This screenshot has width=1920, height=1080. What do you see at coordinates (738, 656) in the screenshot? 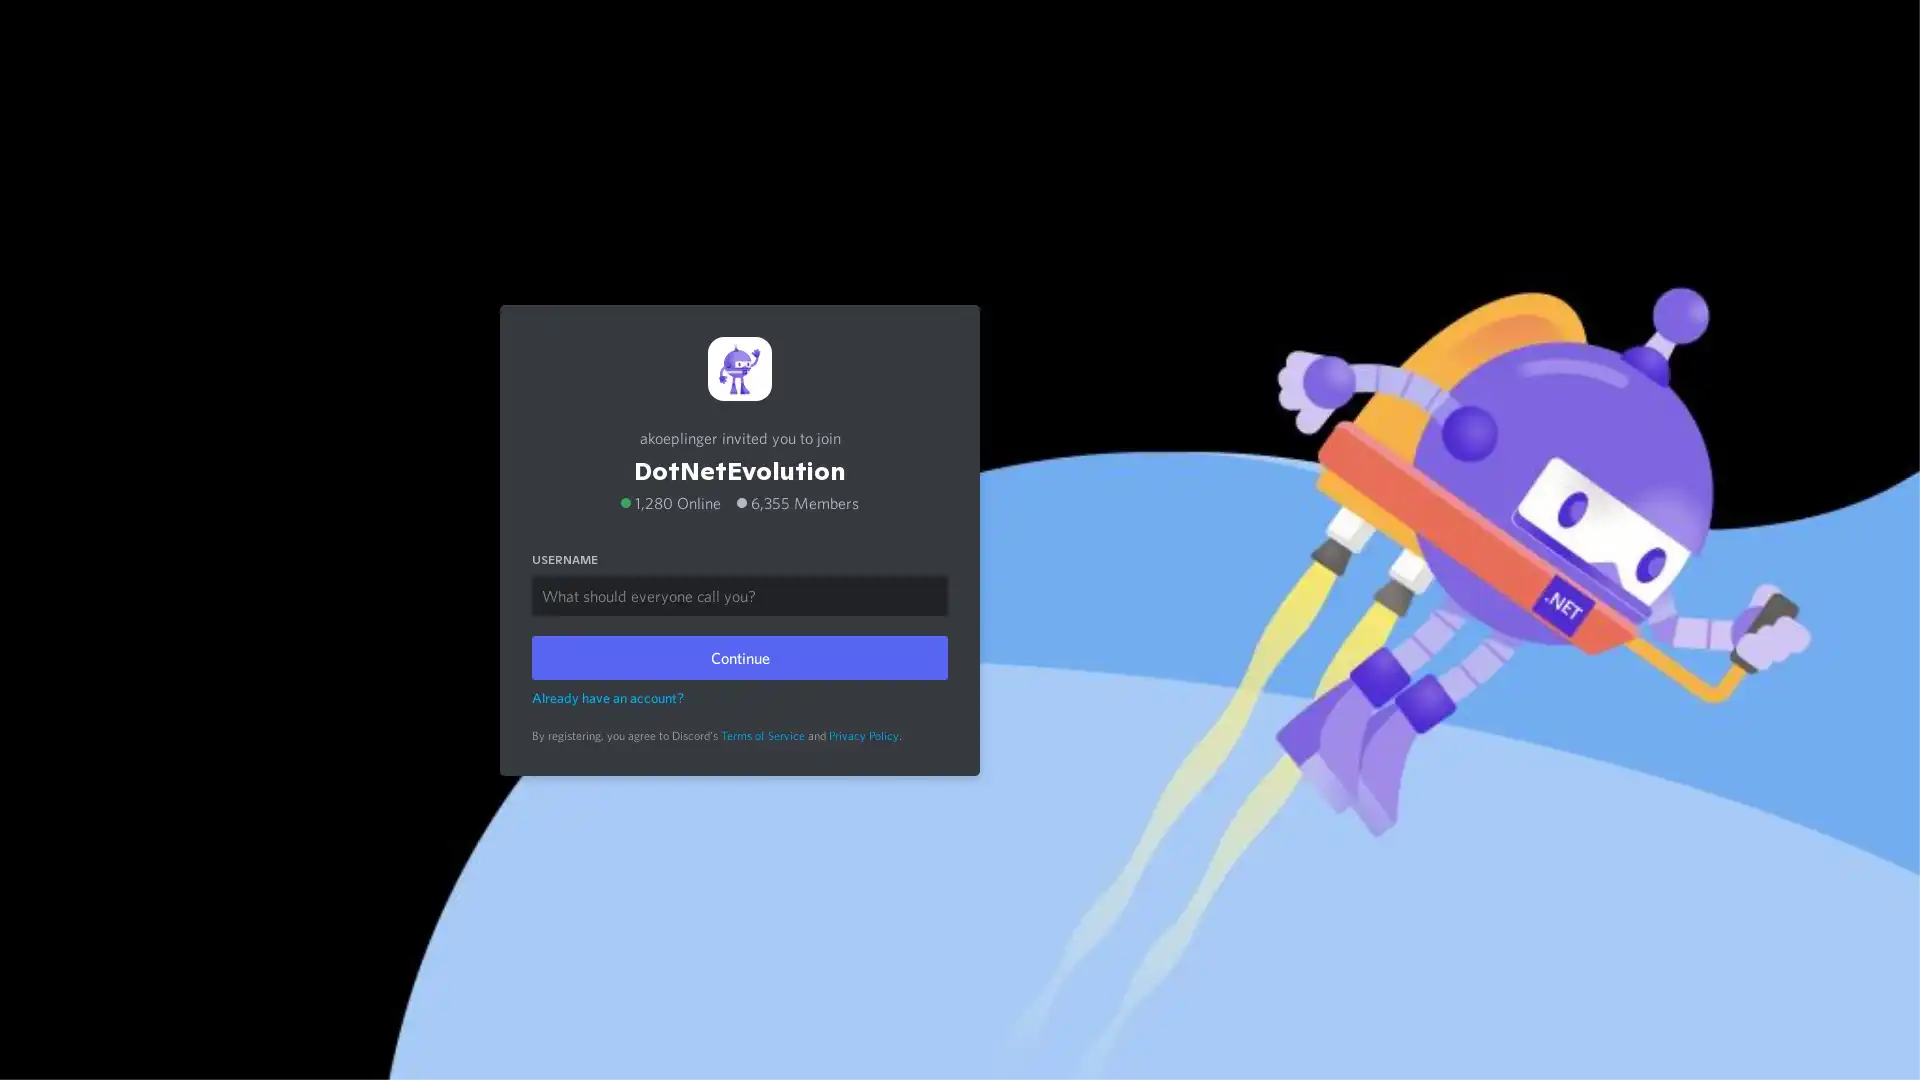
I see `Continue` at bounding box center [738, 656].